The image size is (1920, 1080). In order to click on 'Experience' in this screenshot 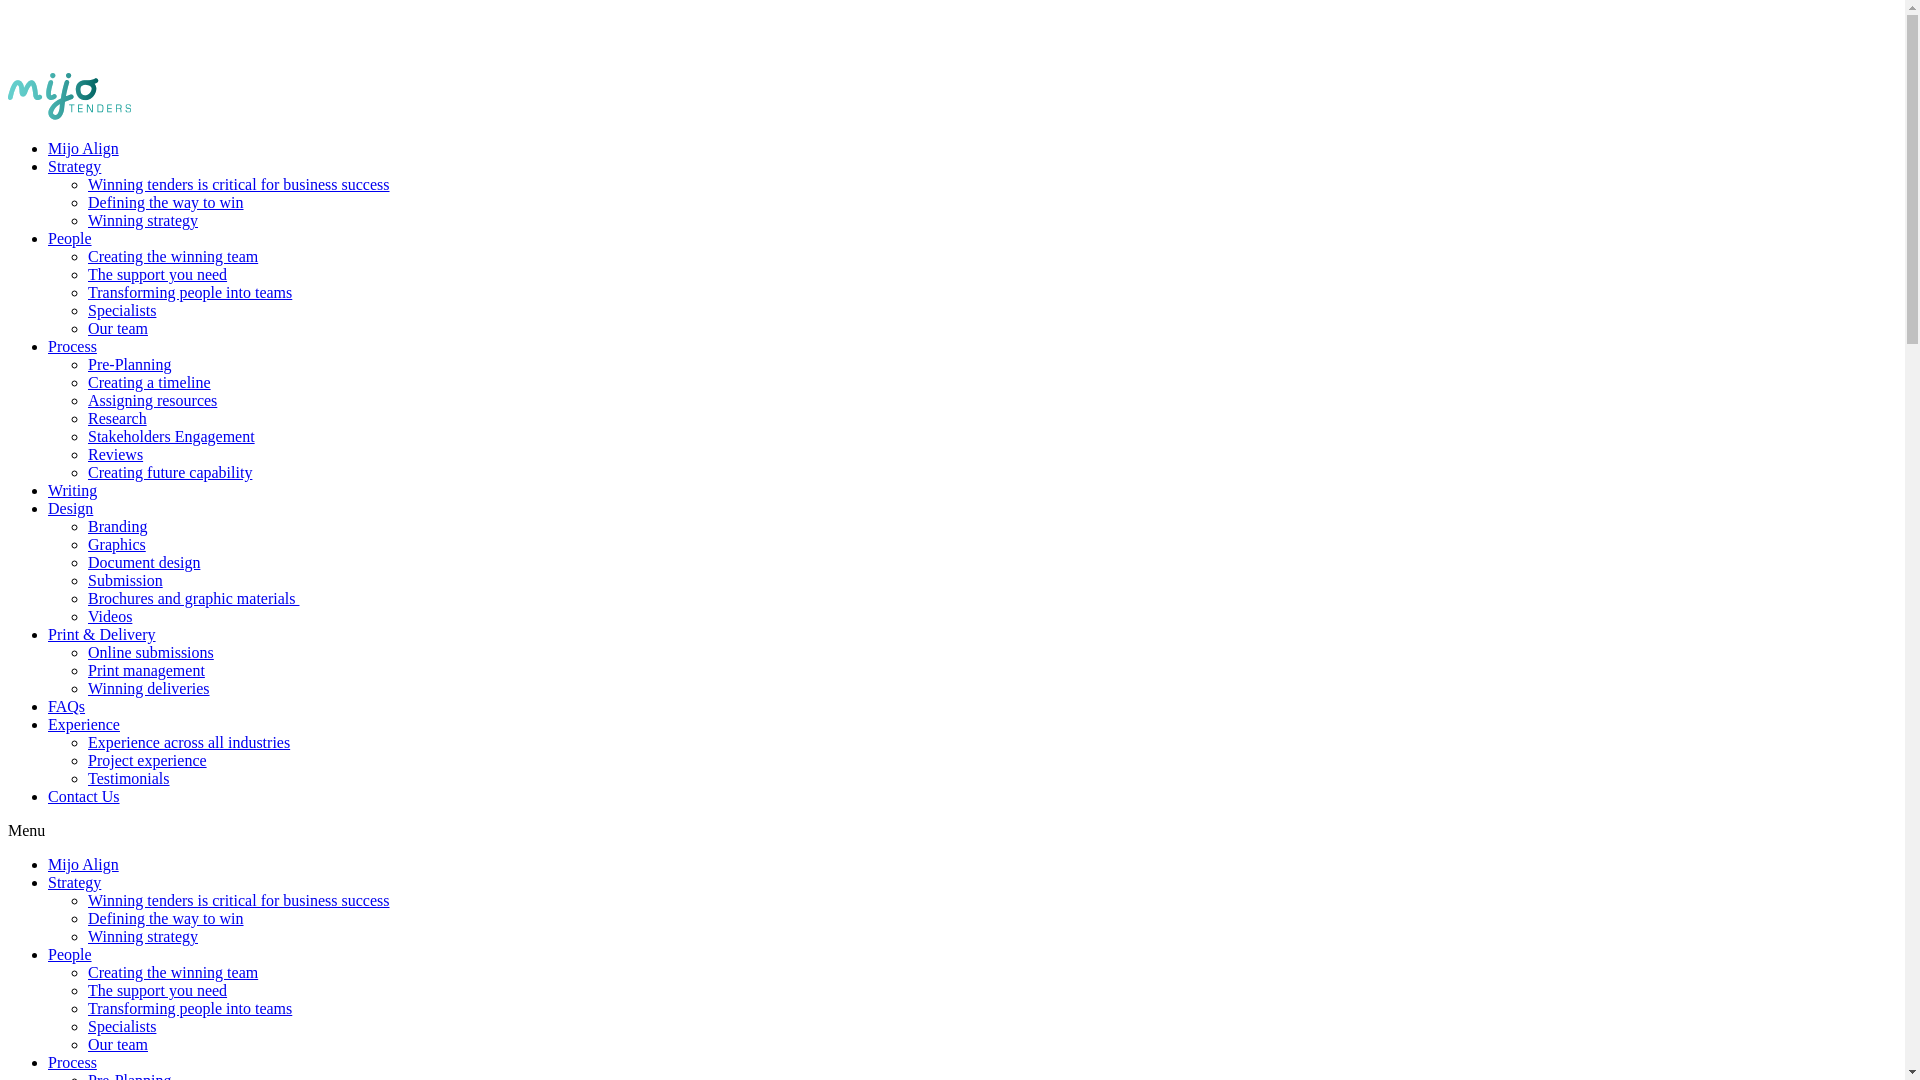, I will do `click(82, 724)`.